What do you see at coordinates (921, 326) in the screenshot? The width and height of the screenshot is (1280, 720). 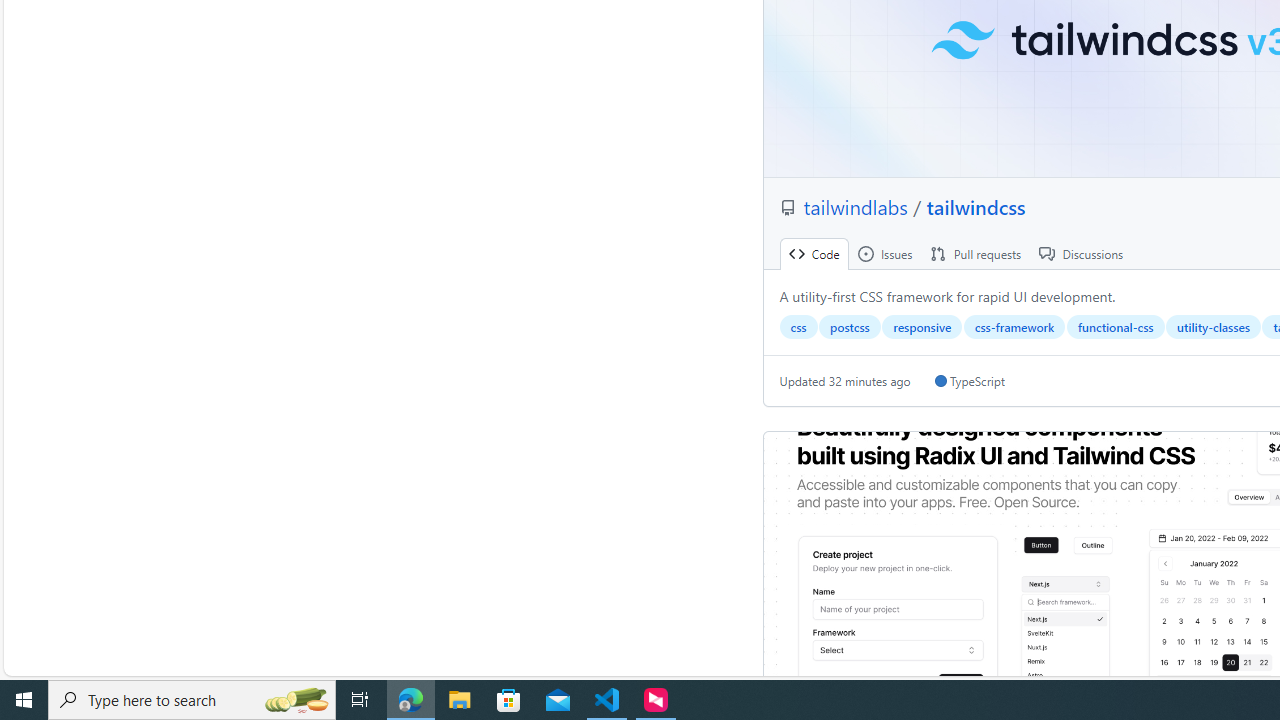 I see `'responsive'` at bounding box center [921, 326].